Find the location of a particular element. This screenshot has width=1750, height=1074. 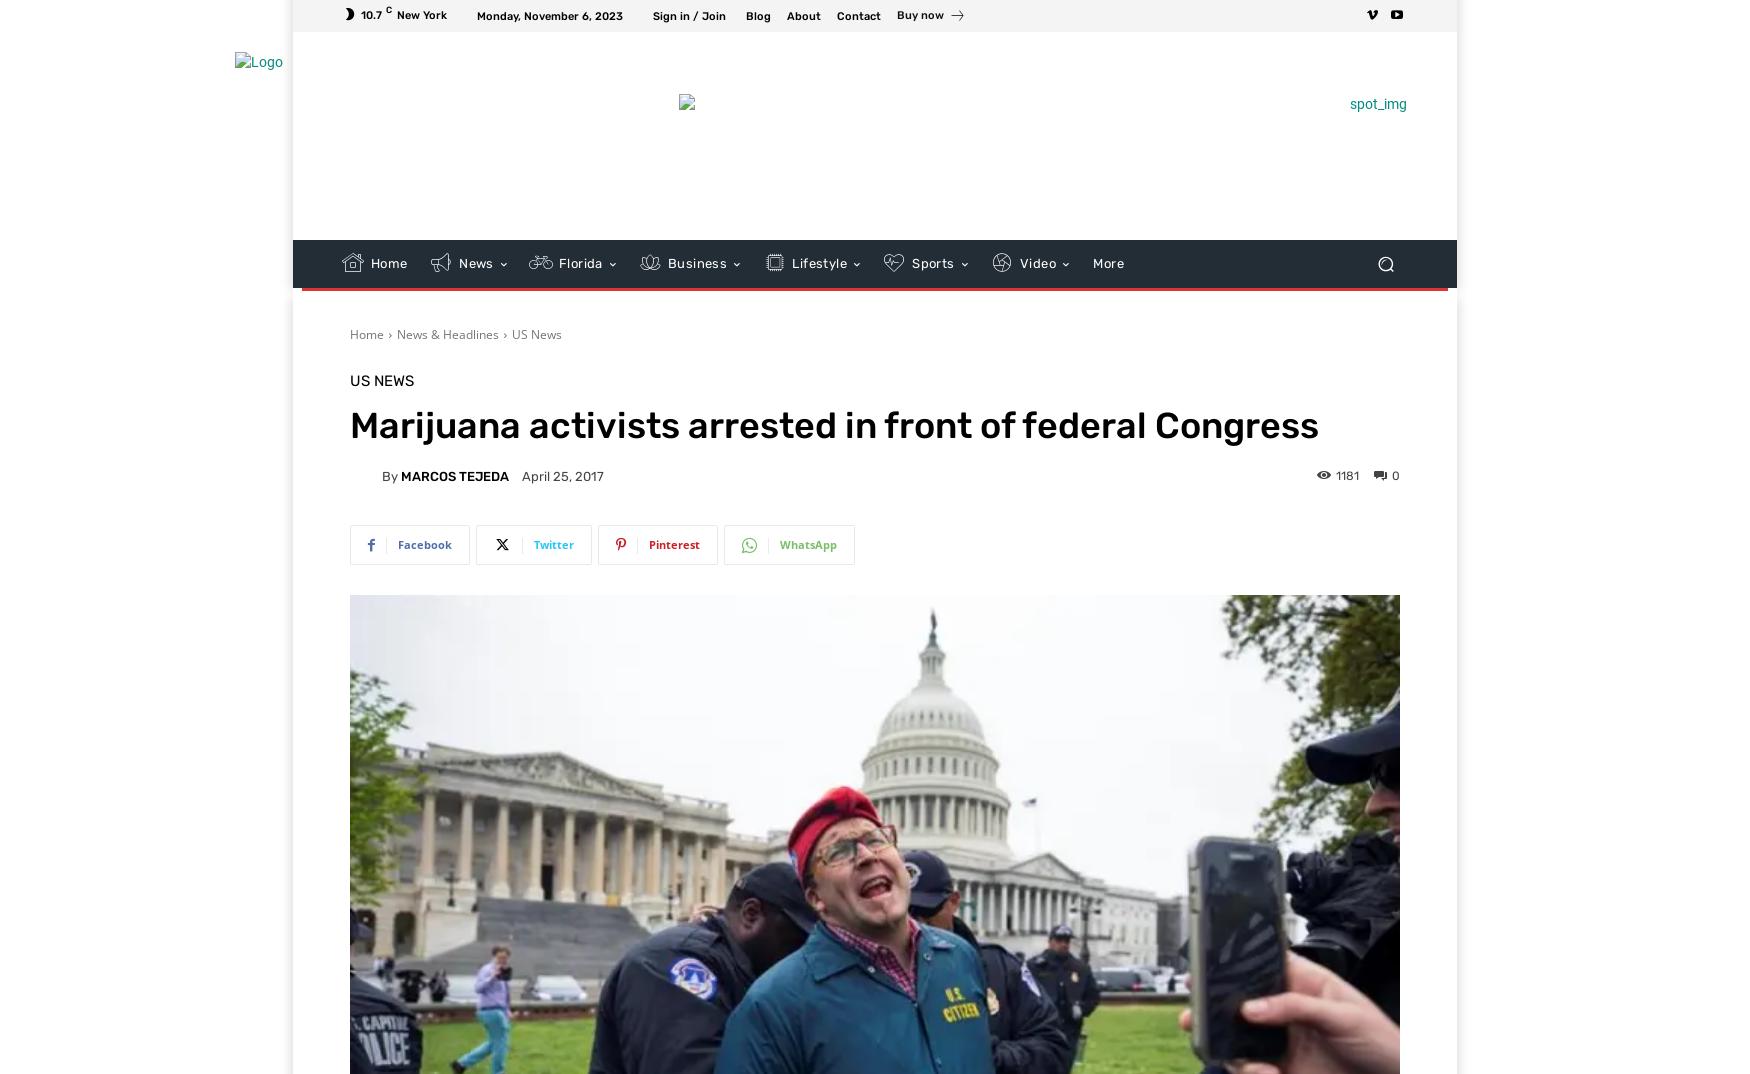

'Contact' is located at coordinates (837, 14).